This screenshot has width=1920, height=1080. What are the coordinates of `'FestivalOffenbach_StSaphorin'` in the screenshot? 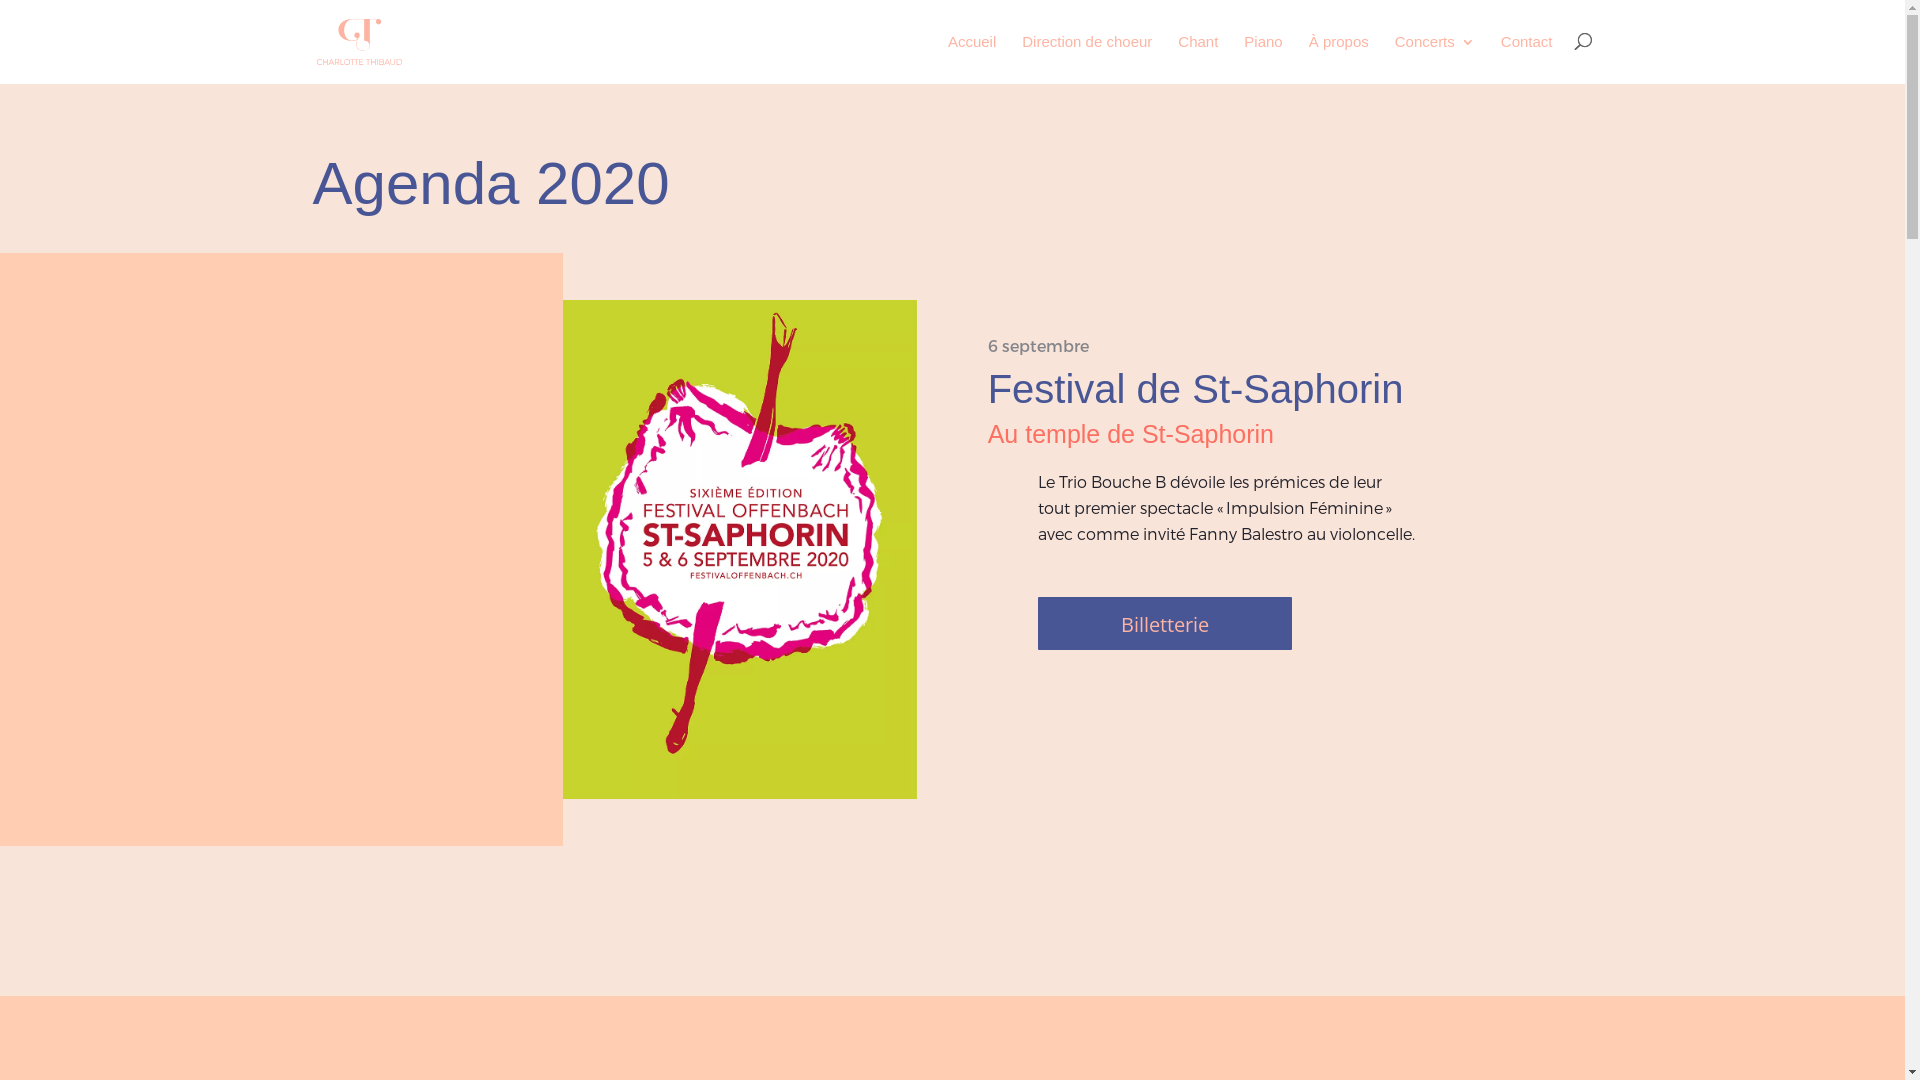 It's located at (738, 549).